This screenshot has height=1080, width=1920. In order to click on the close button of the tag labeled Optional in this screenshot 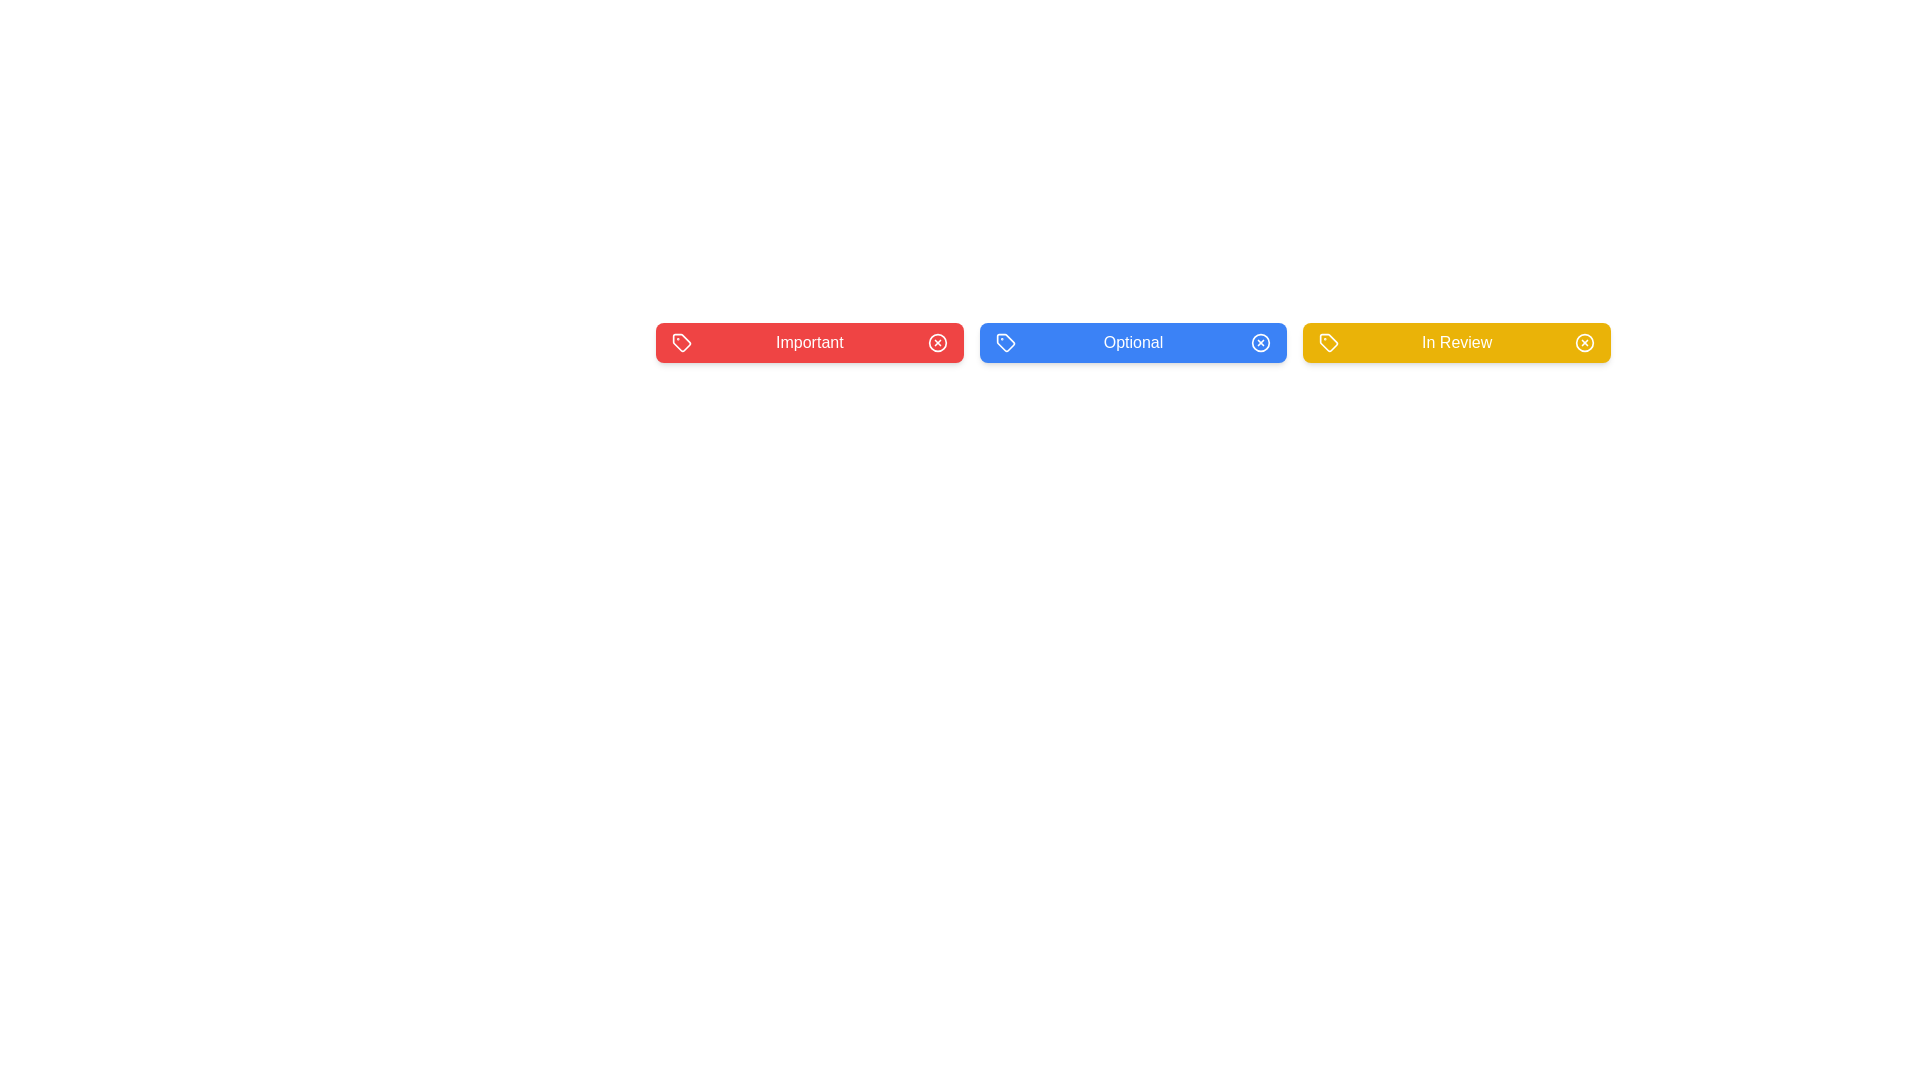, I will do `click(1260, 342)`.